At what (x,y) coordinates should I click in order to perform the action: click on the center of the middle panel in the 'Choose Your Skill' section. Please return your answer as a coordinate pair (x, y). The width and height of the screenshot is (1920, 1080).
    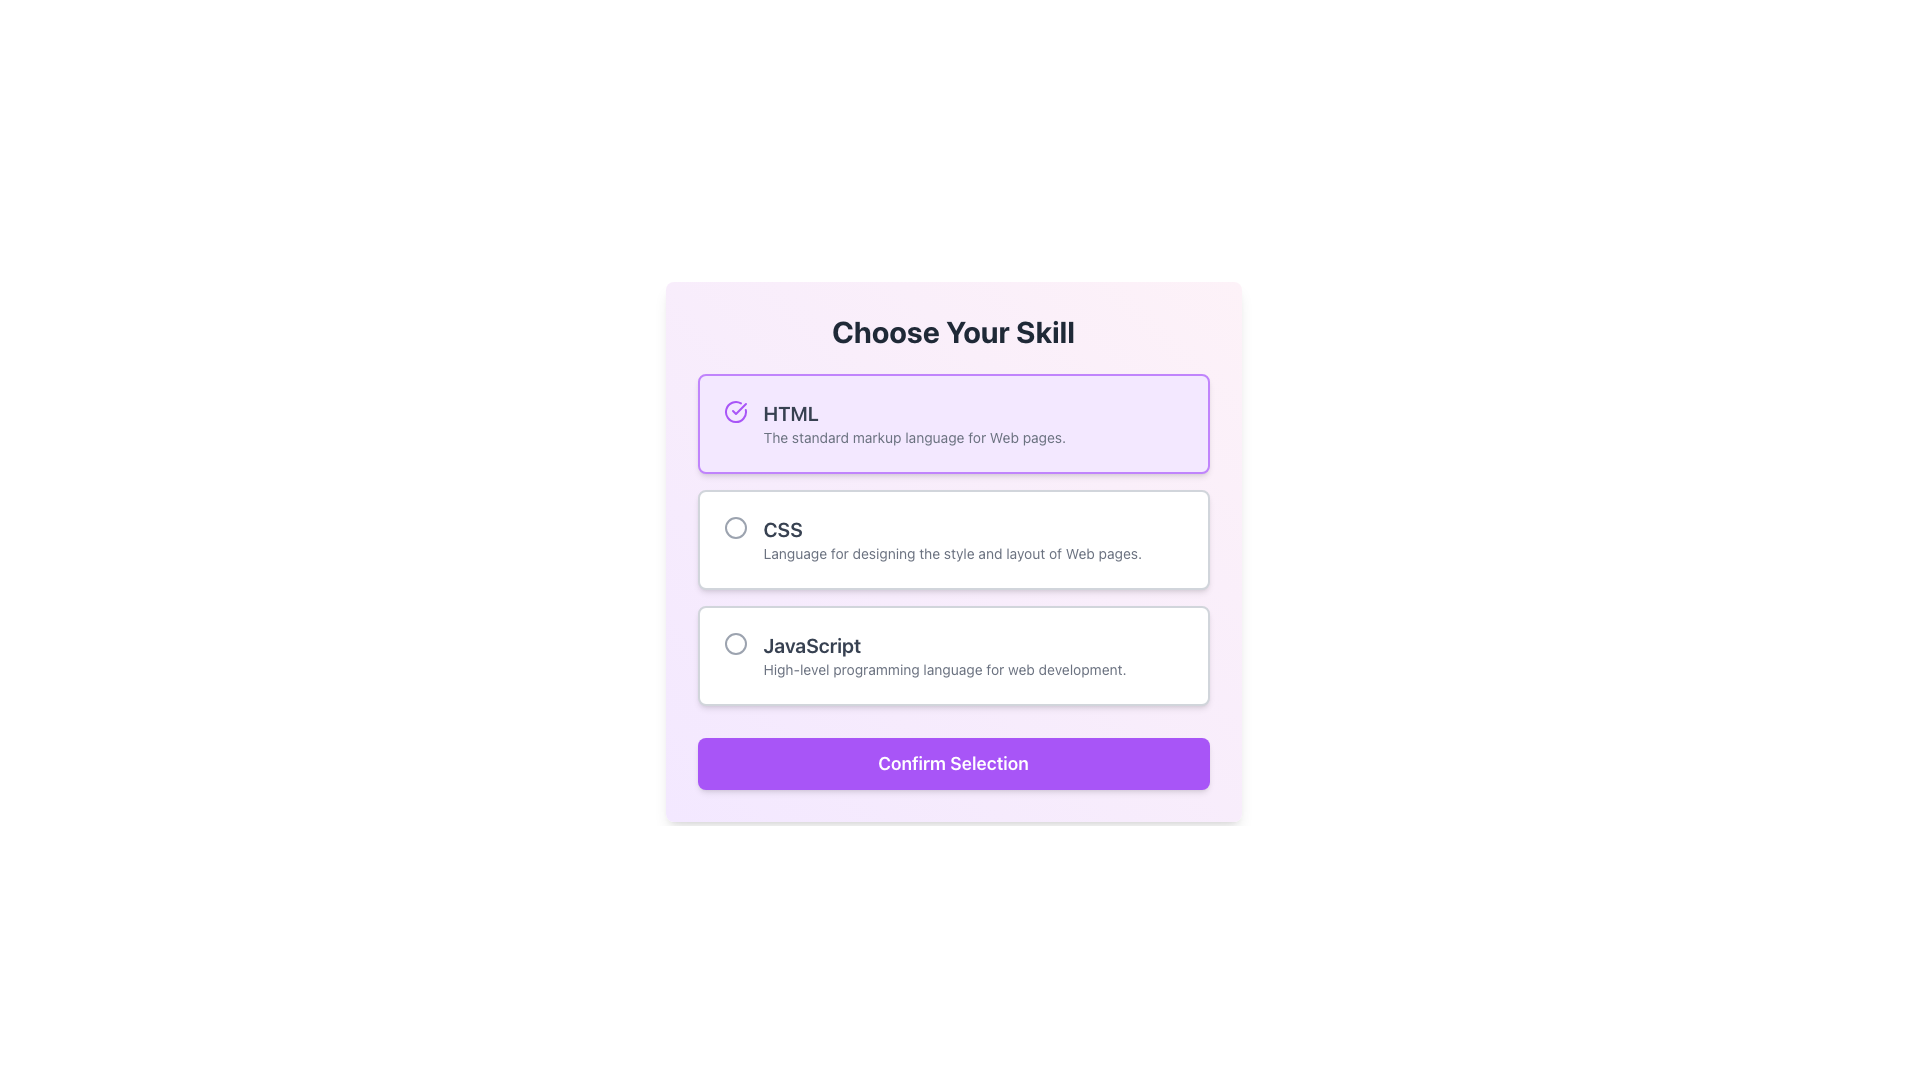
    Looking at the image, I should click on (952, 540).